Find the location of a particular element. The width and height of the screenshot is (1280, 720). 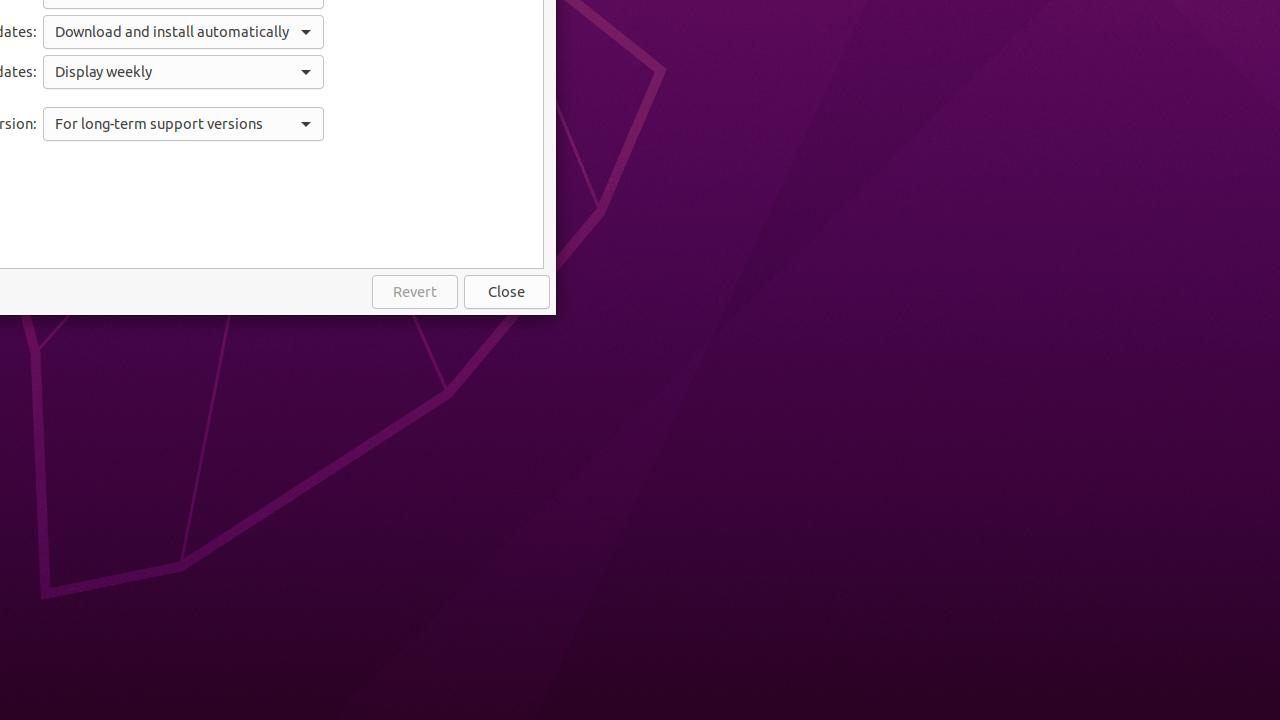

'Download and install automatically' is located at coordinates (183, 31).